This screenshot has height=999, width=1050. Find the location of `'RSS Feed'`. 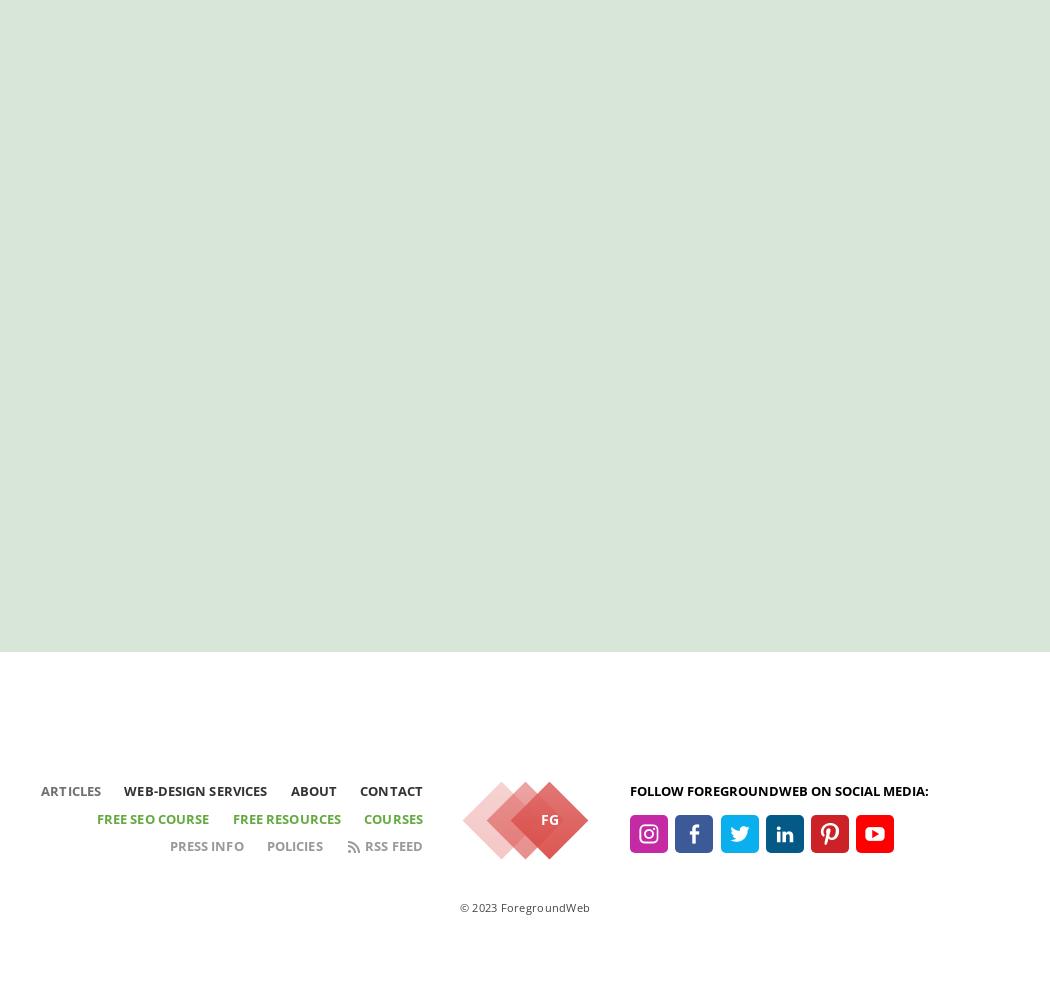

'RSS Feed' is located at coordinates (392, 844).